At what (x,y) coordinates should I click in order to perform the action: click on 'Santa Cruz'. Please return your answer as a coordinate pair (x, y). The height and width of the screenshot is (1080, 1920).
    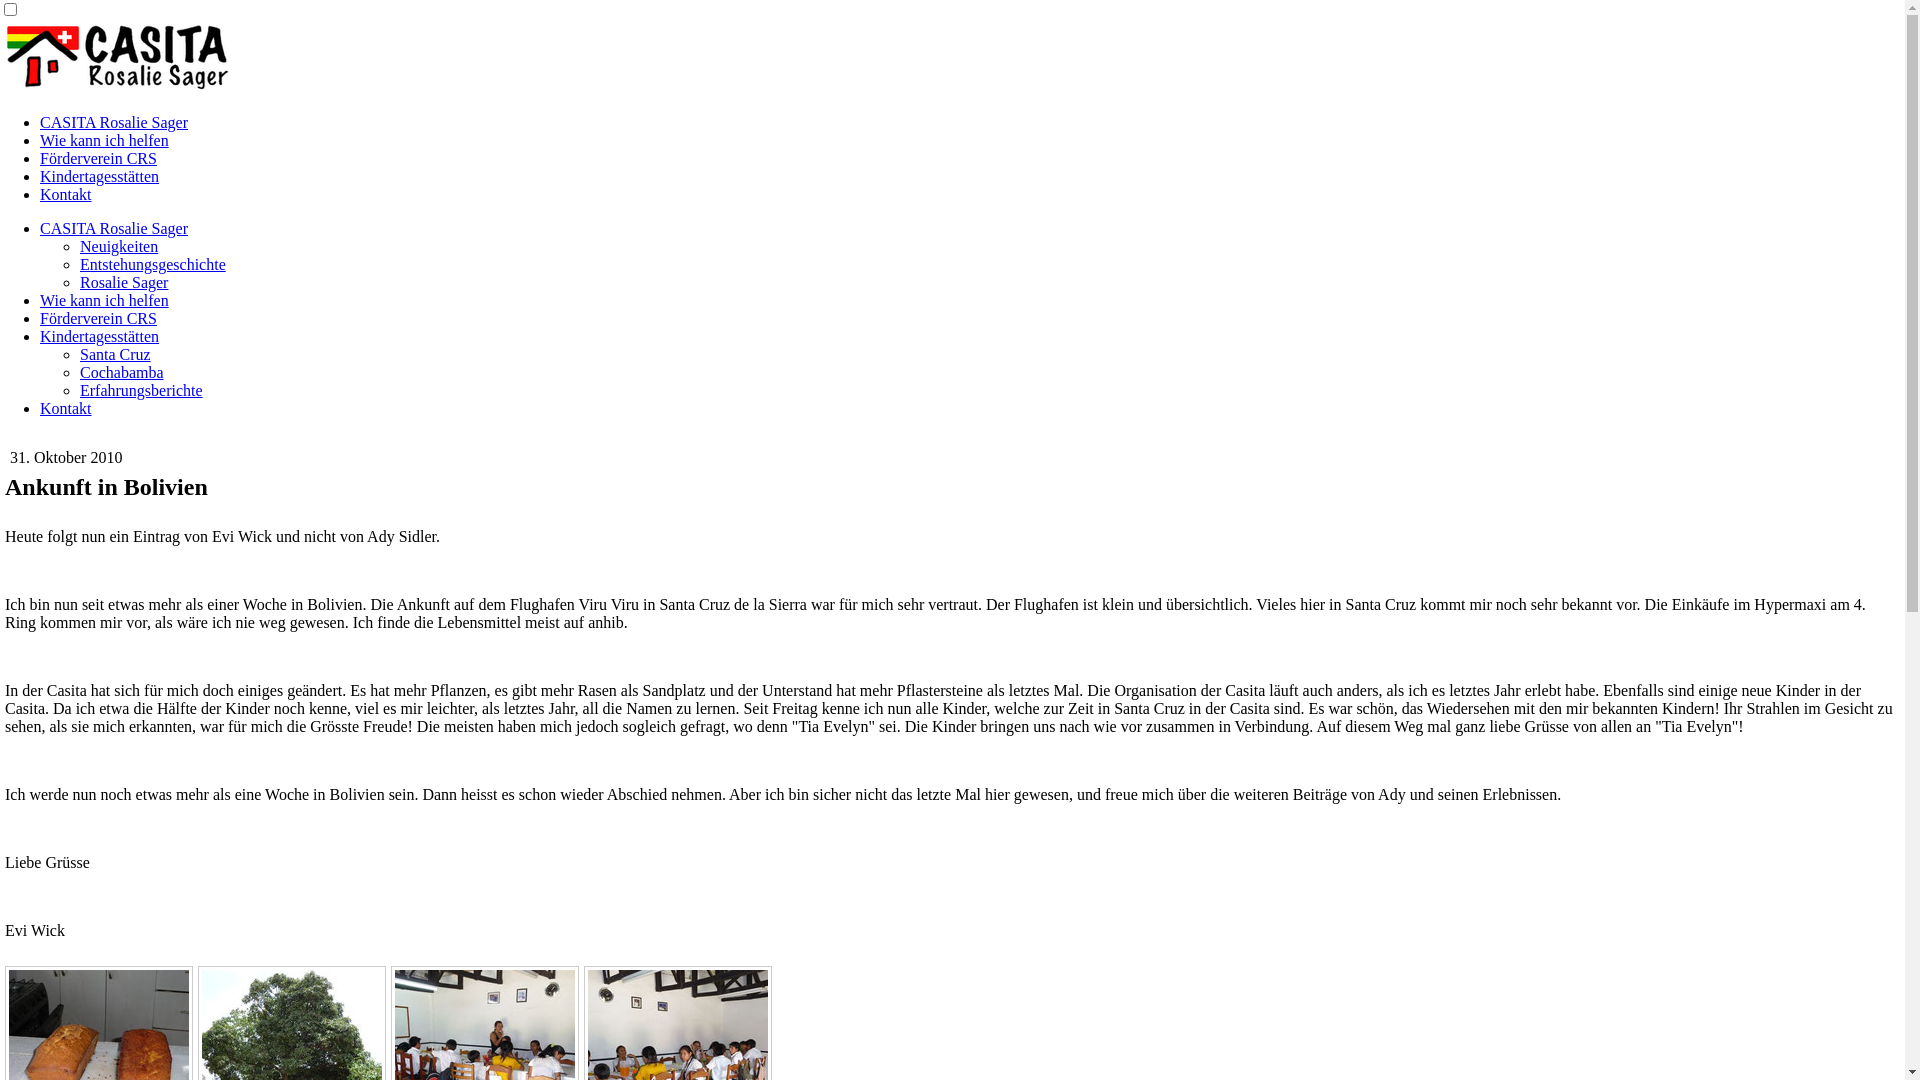
    Looking at the image, I should click on (80, 353).